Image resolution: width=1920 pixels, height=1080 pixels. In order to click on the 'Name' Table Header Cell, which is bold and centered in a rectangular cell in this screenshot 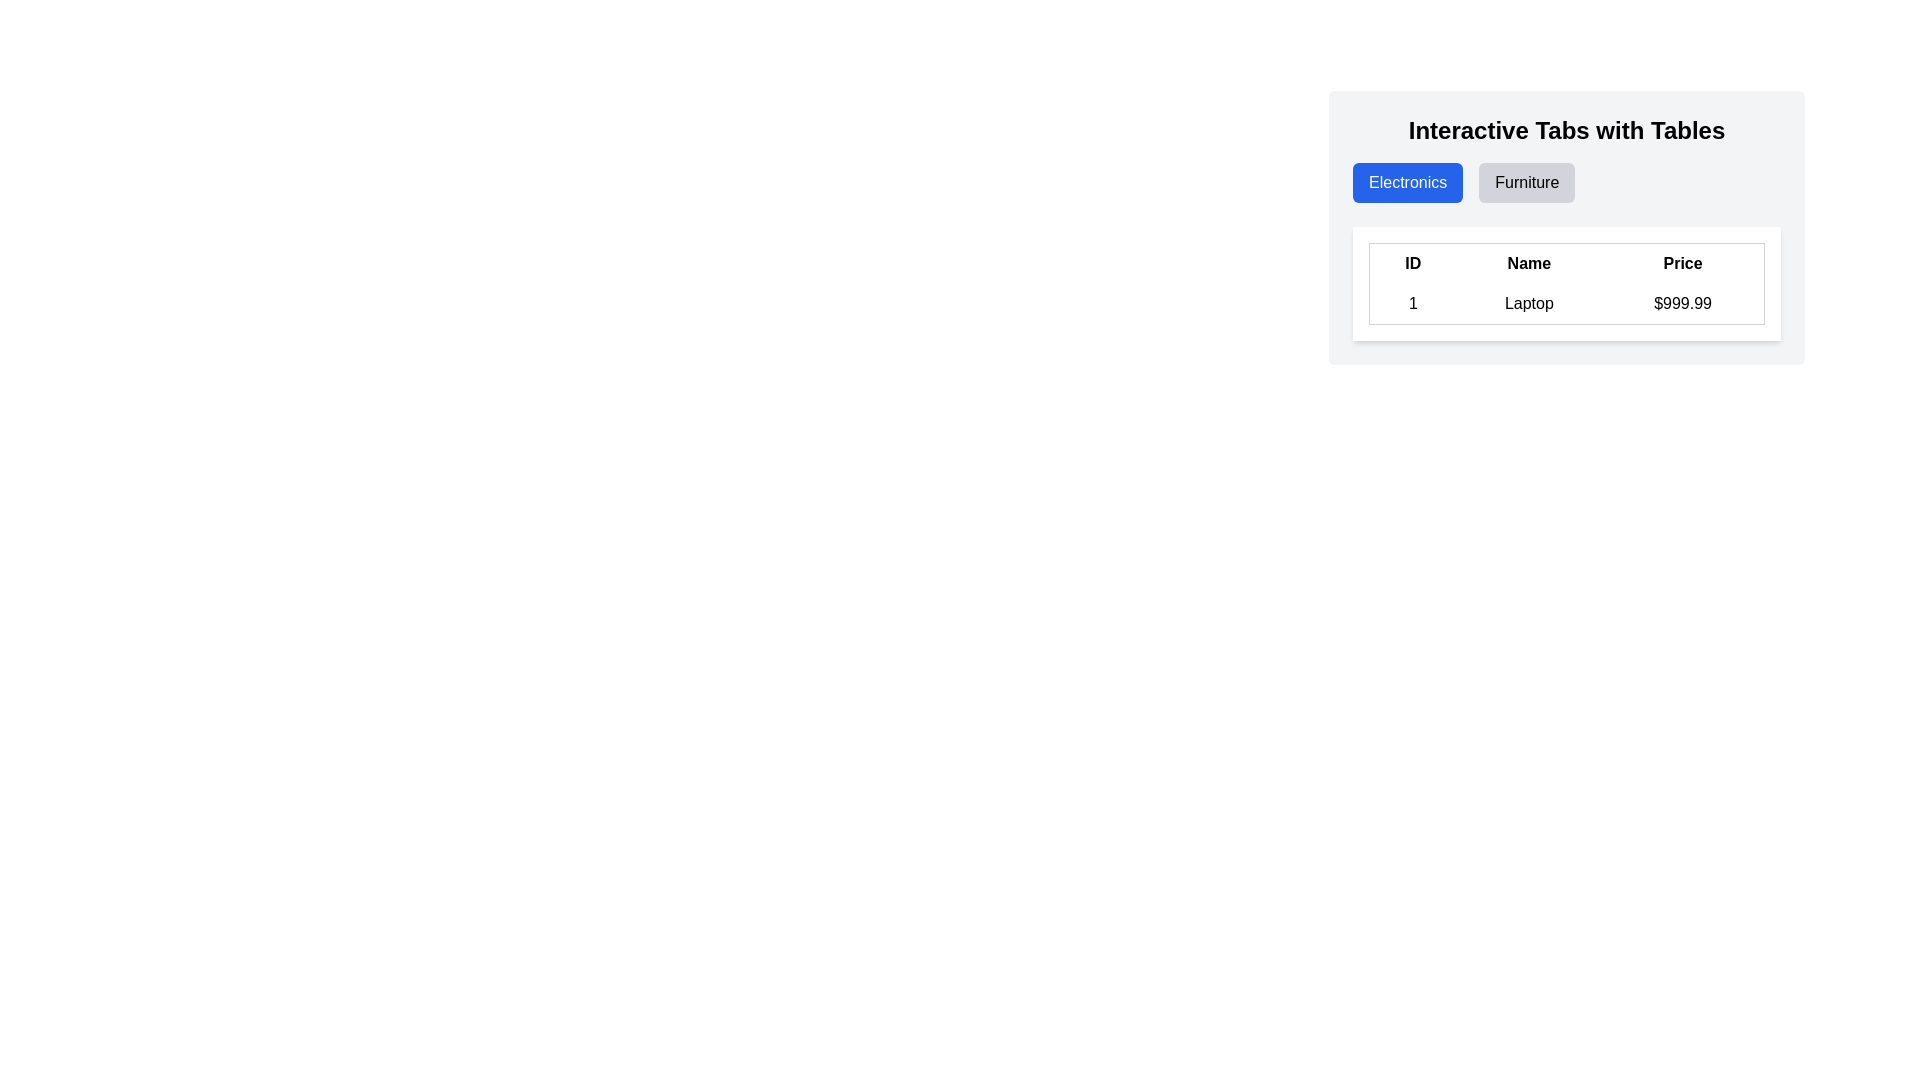, I will do `click(1528, 262)`.